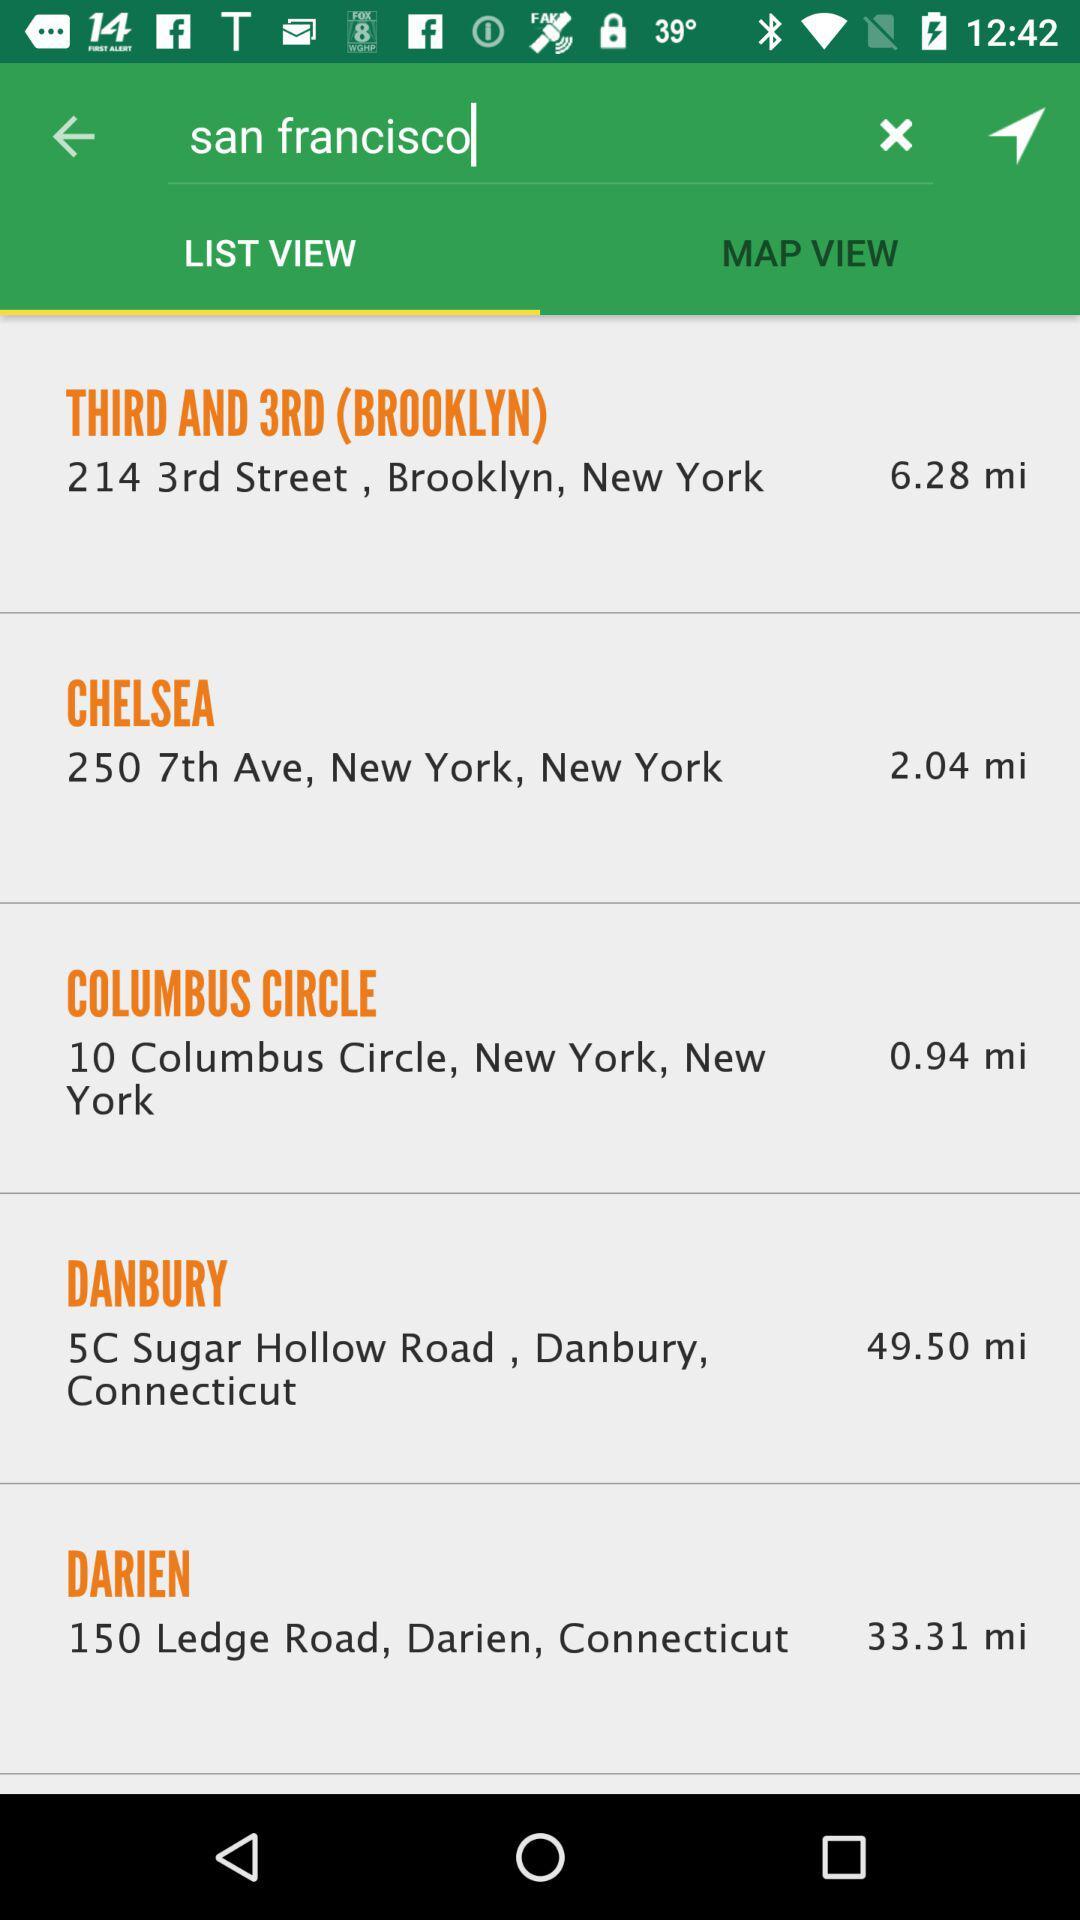 This screenshot has width=1080, height=1920. Describe the element at coordinates (394, 767) in the screenshot. I see `250 7th ave icon` at that location.